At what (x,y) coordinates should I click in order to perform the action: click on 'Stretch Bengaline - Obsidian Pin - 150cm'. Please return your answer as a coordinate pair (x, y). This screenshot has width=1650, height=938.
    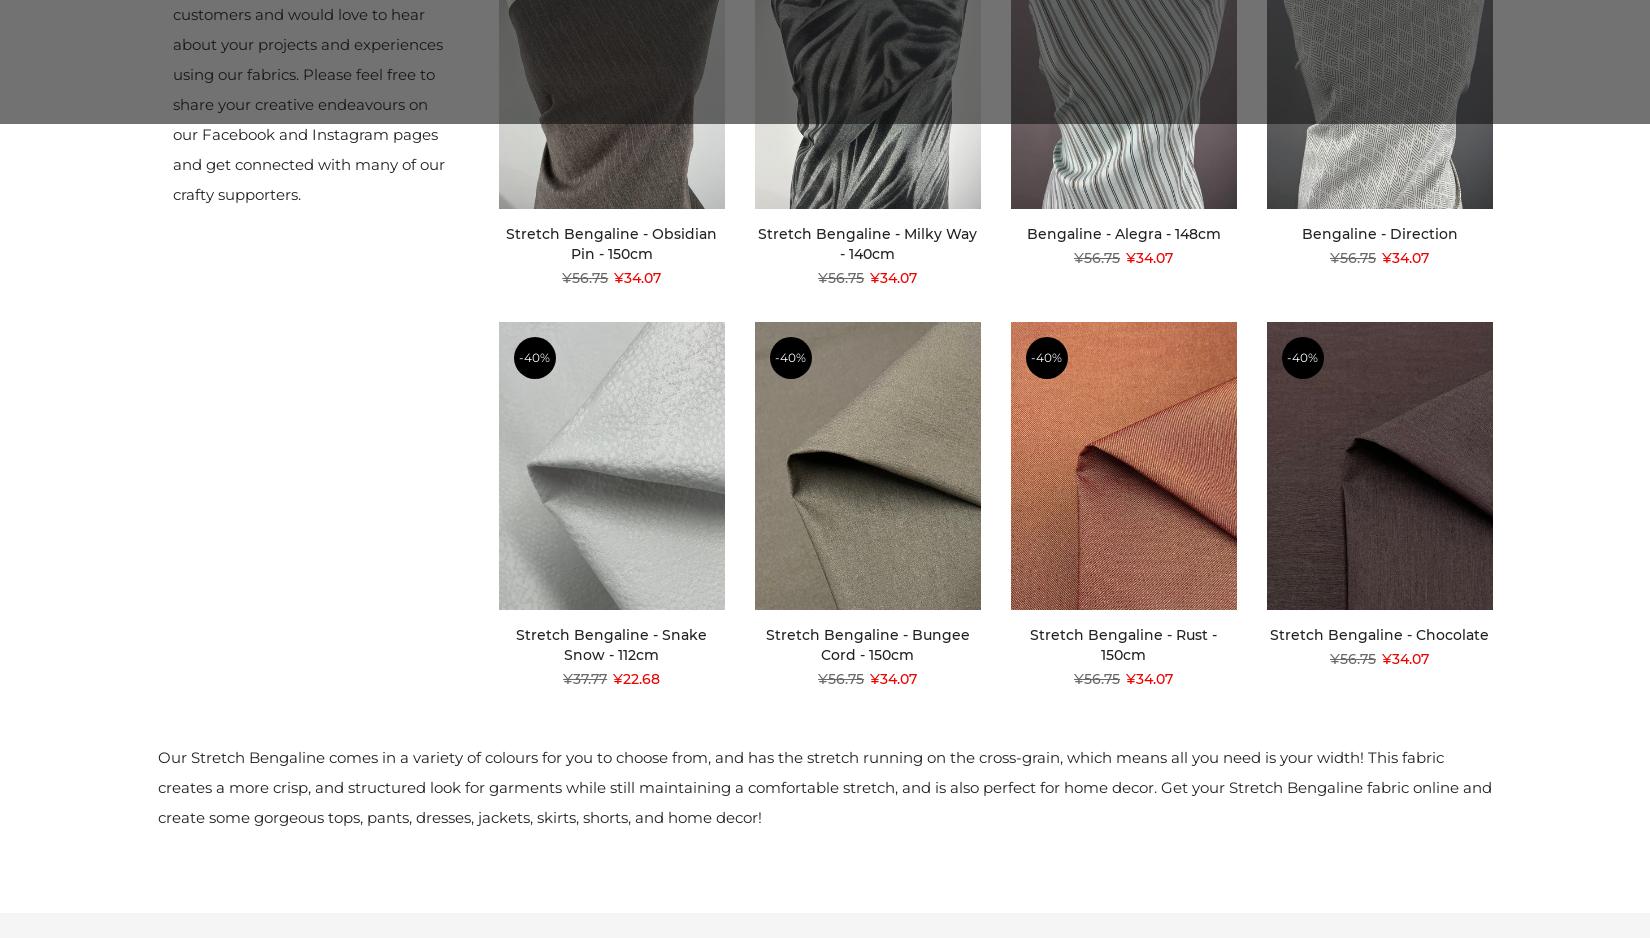
    Looking at the image, I should click on (505, 242).